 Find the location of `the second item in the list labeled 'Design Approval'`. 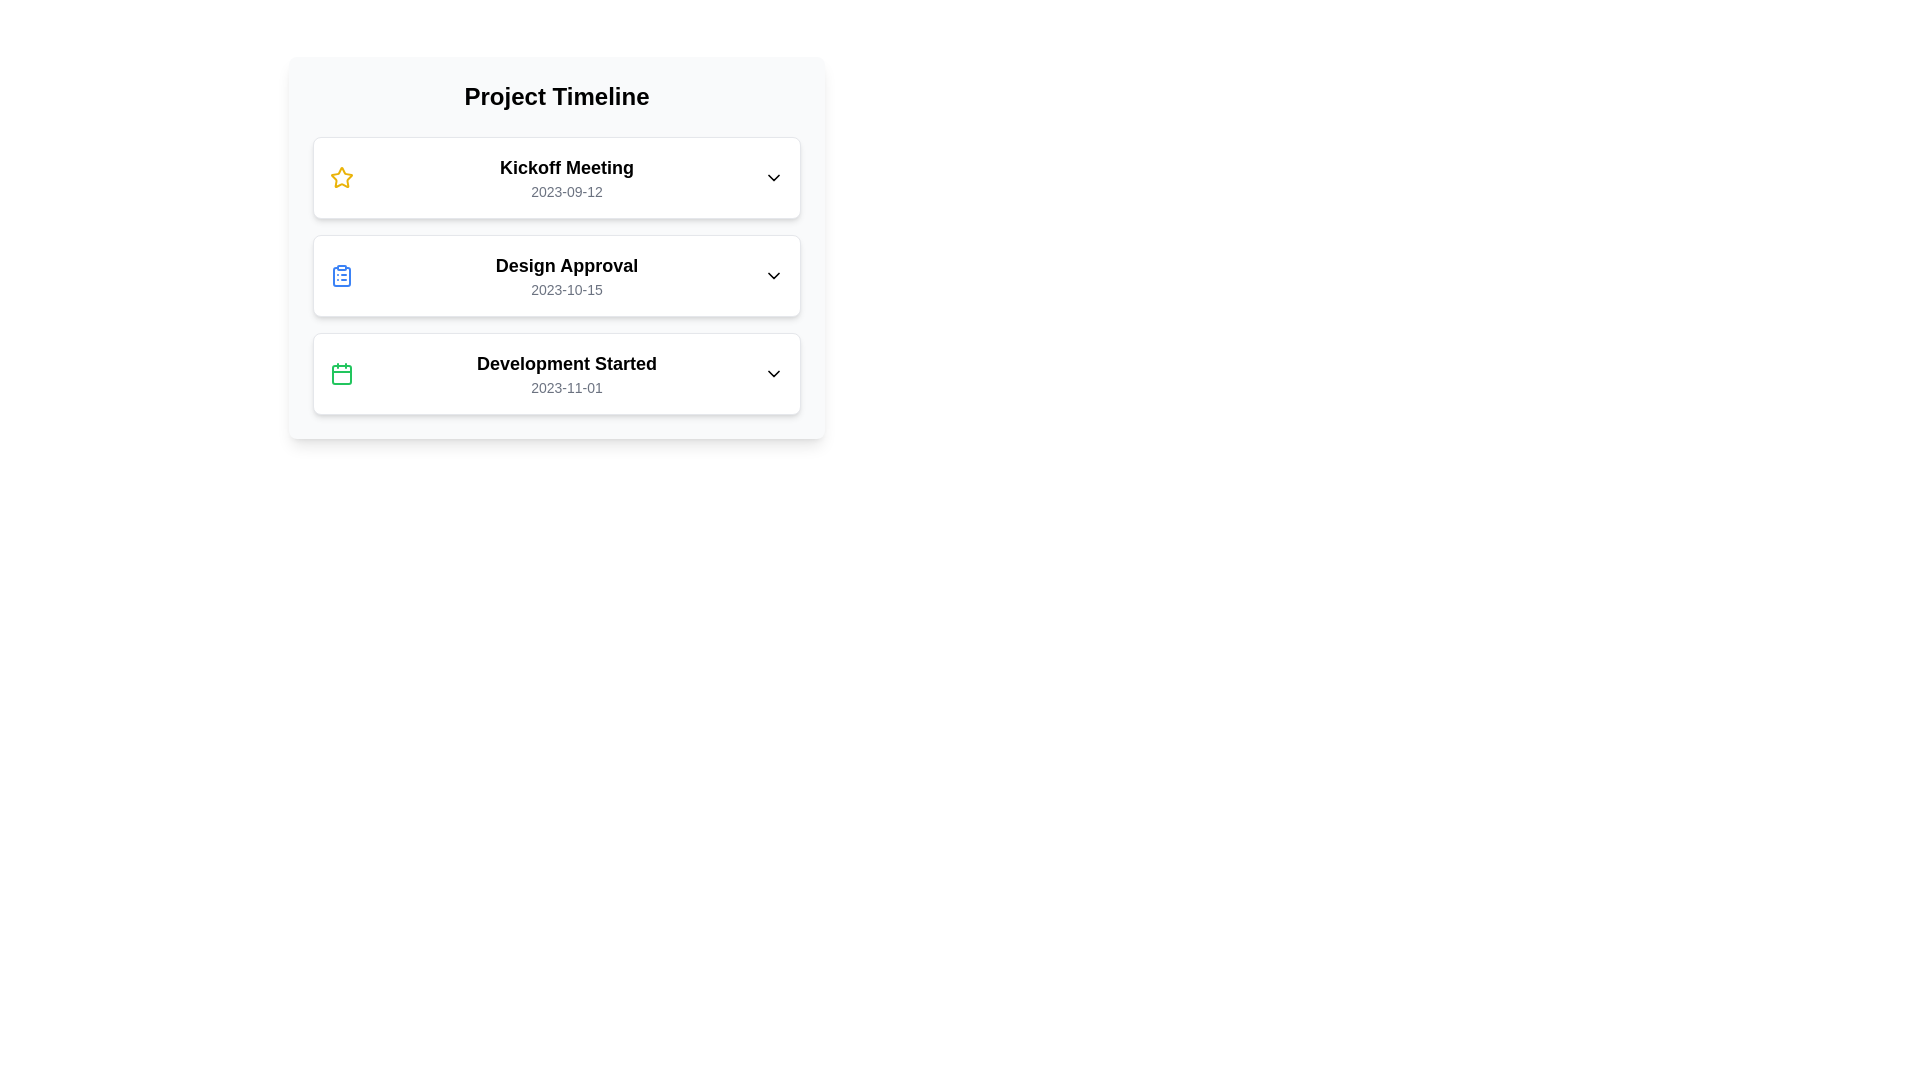

the second item in the list labeled 'Design Approval' is located at coordinates (556, 276).